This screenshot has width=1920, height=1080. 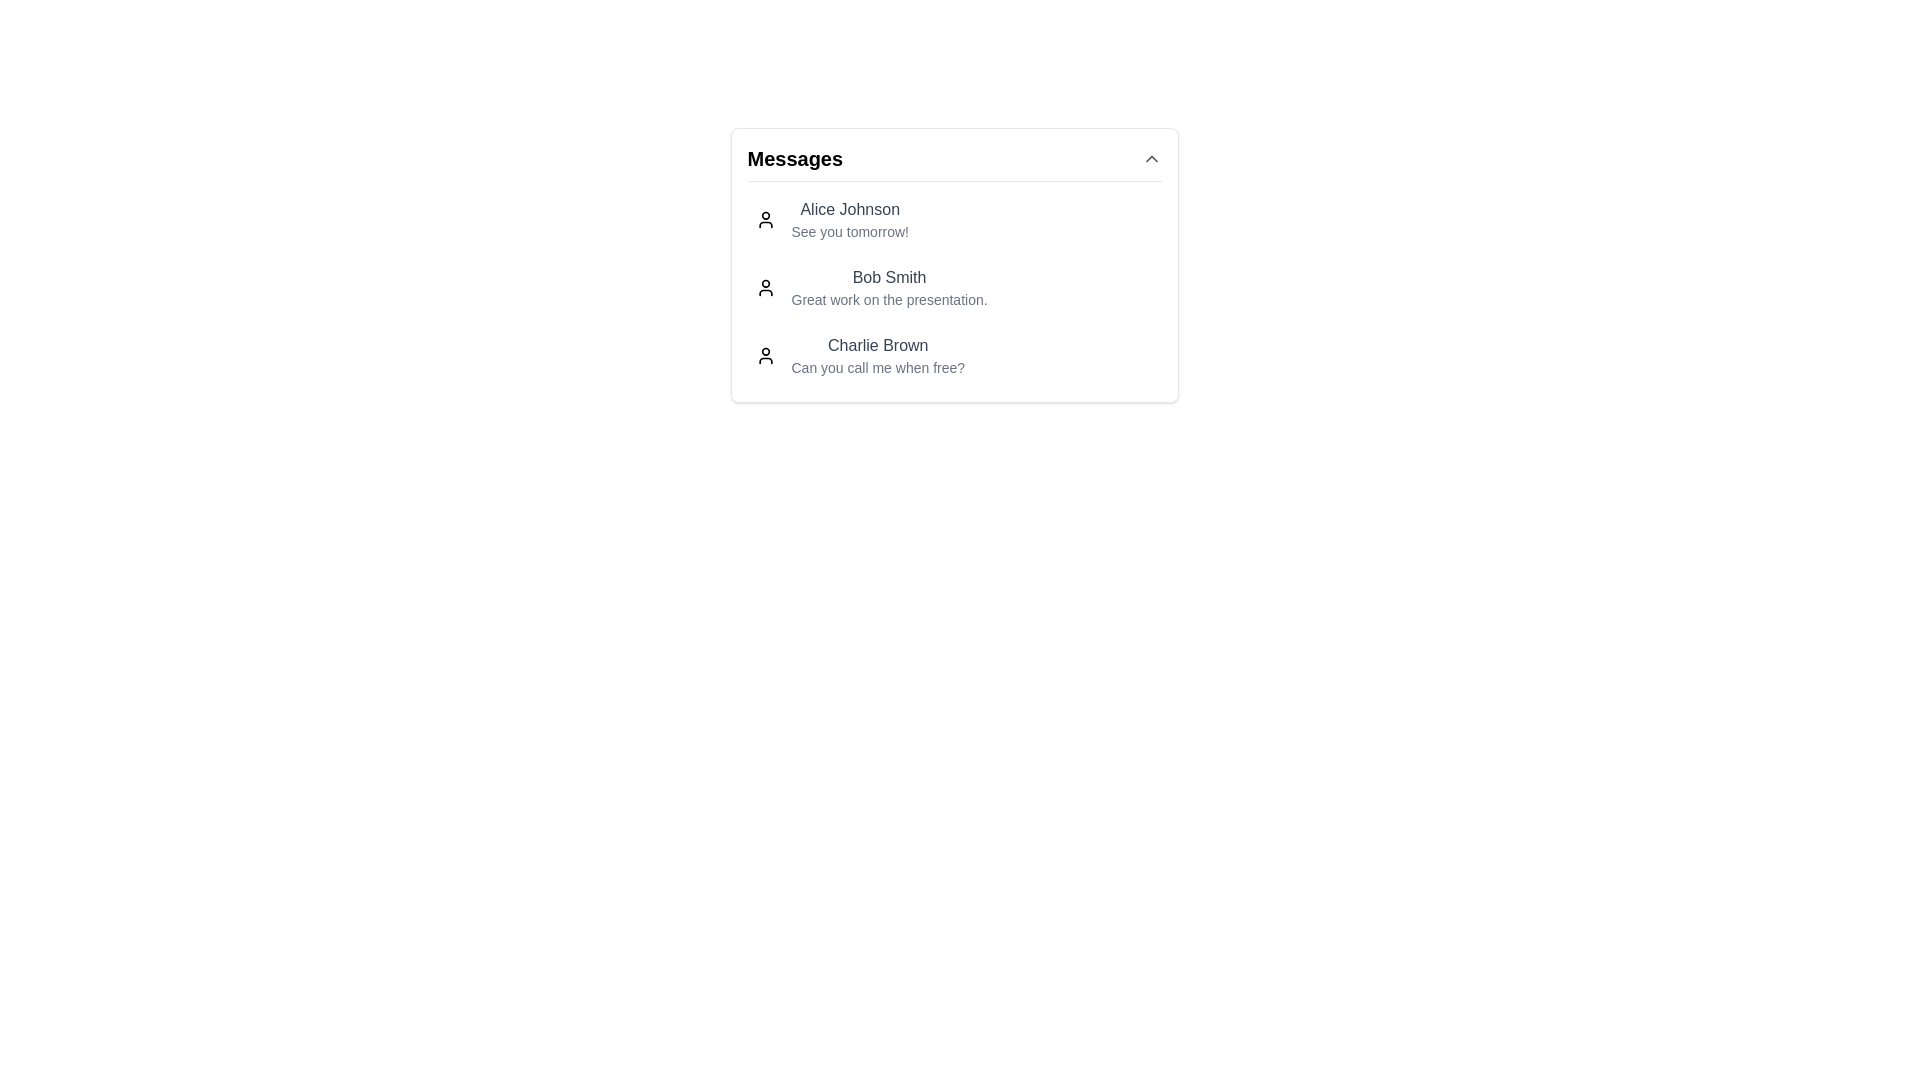 What do you see at coordinates (764, 288) in the screenshot?
I see `the user profile/avatar icon, which is a small line-drawing representation of a person located in the messages list adjacent to Bob Smith's message` at bounding box center [764, 288].